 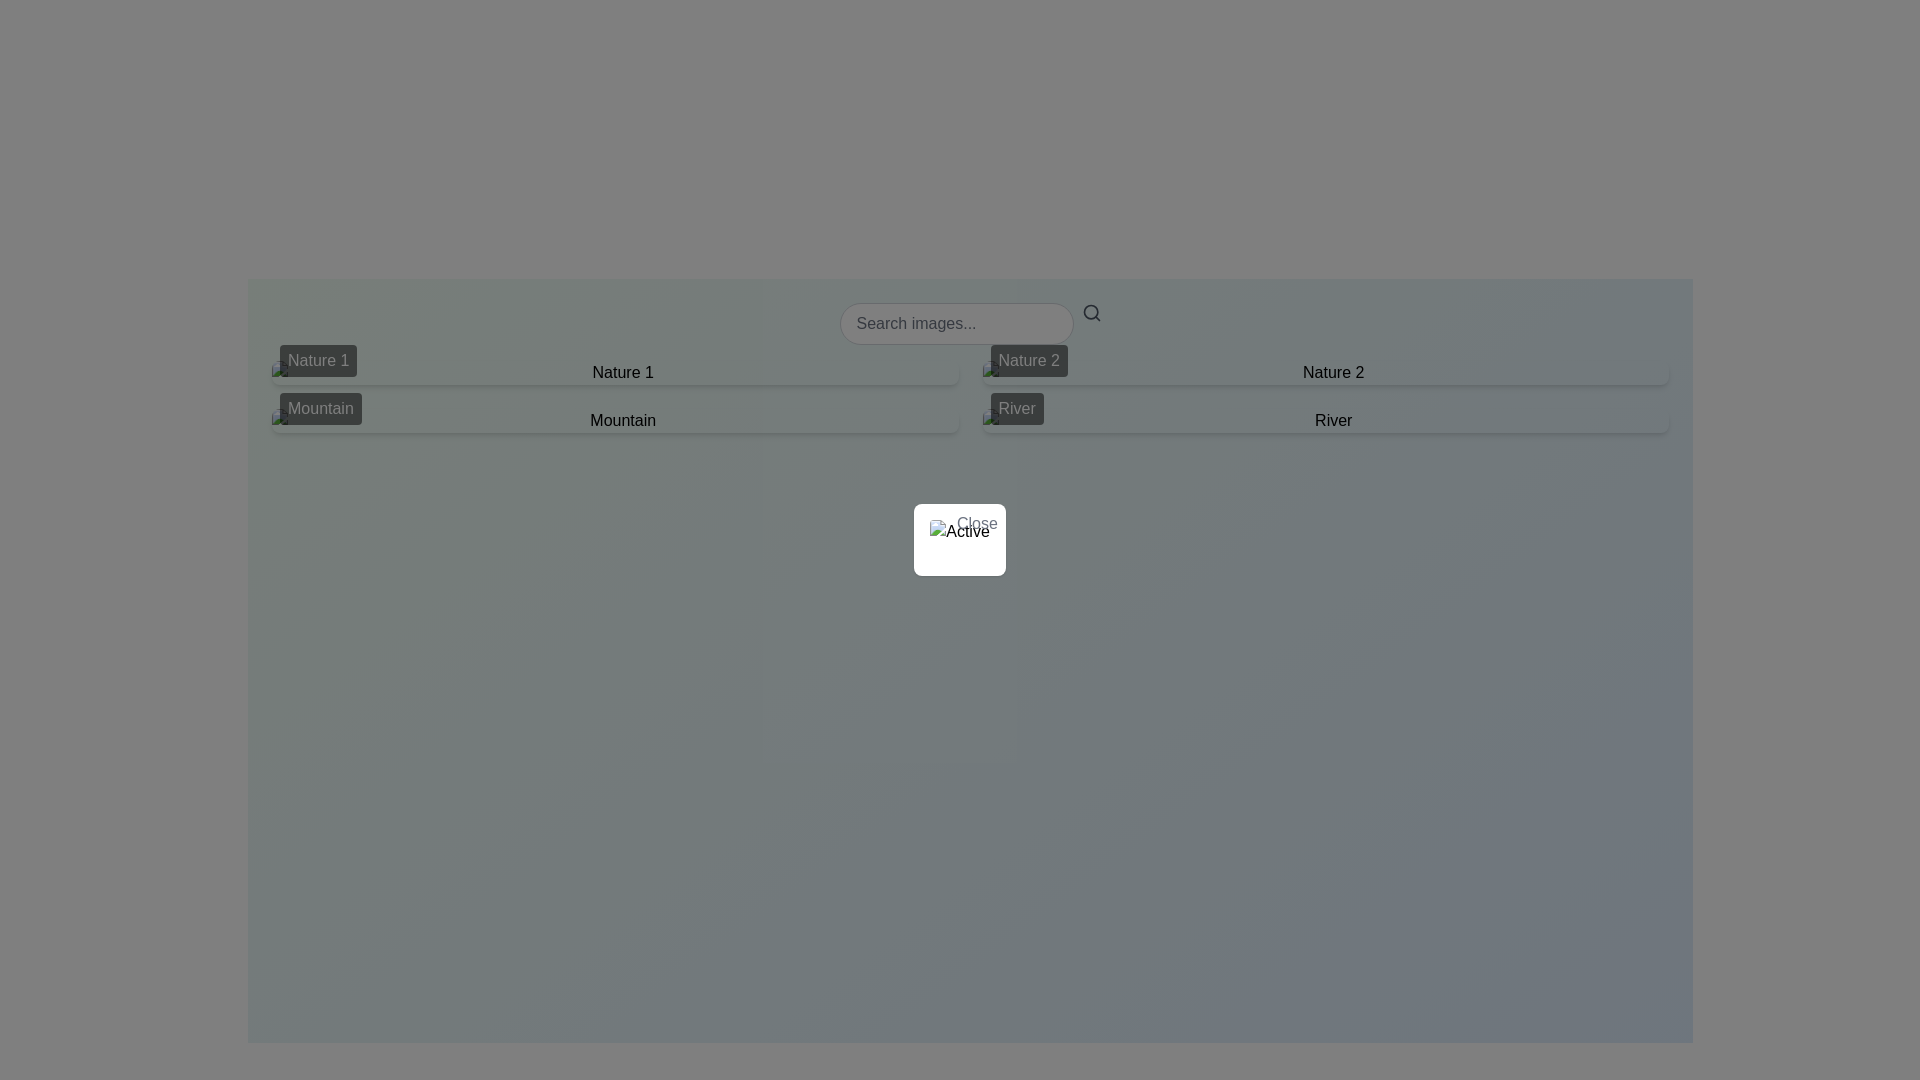 What do you see at coordinates (614, 373) in the screenshot?
I see `the selectable content tile labeled 'Nature 1' which is positioned in the first column of the first row in a 2x2 grid layout` at bounding box center [614, 373].